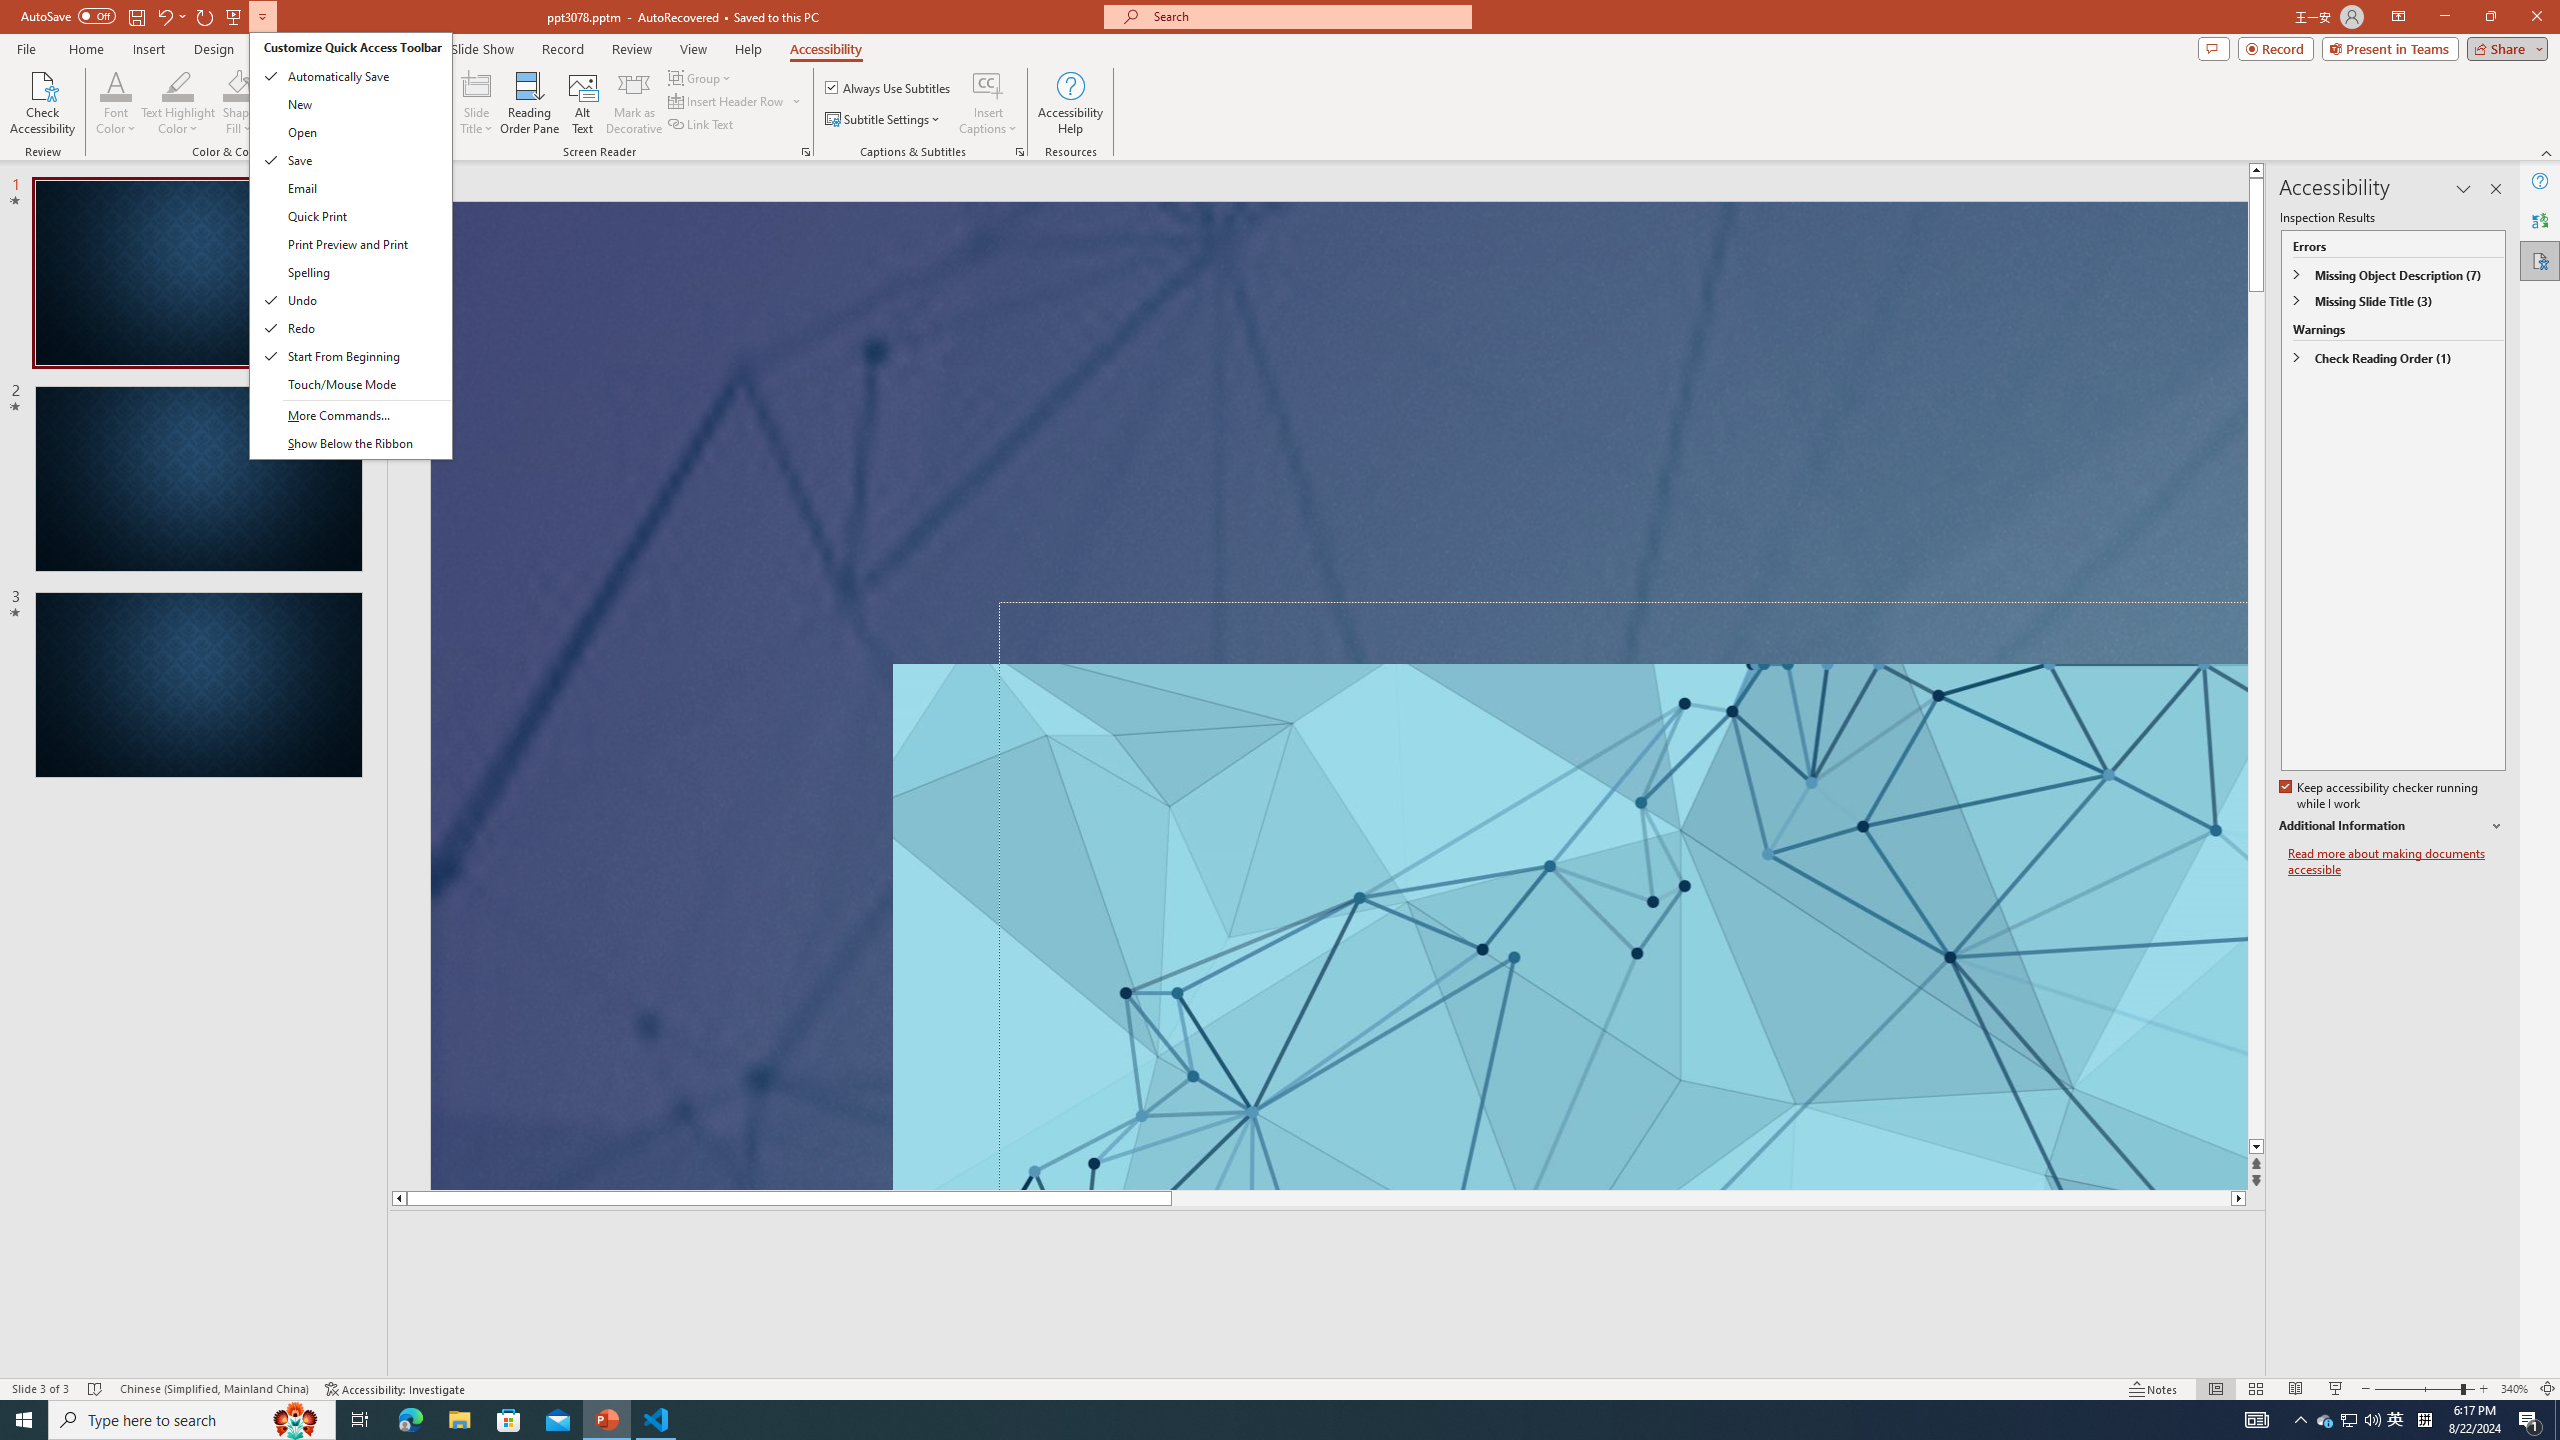 This screenshot has width=2560, height=1440. Describe the element at coordinates (530, 103) in the screenshot. I see `'Reading Order Pane'` at that location.